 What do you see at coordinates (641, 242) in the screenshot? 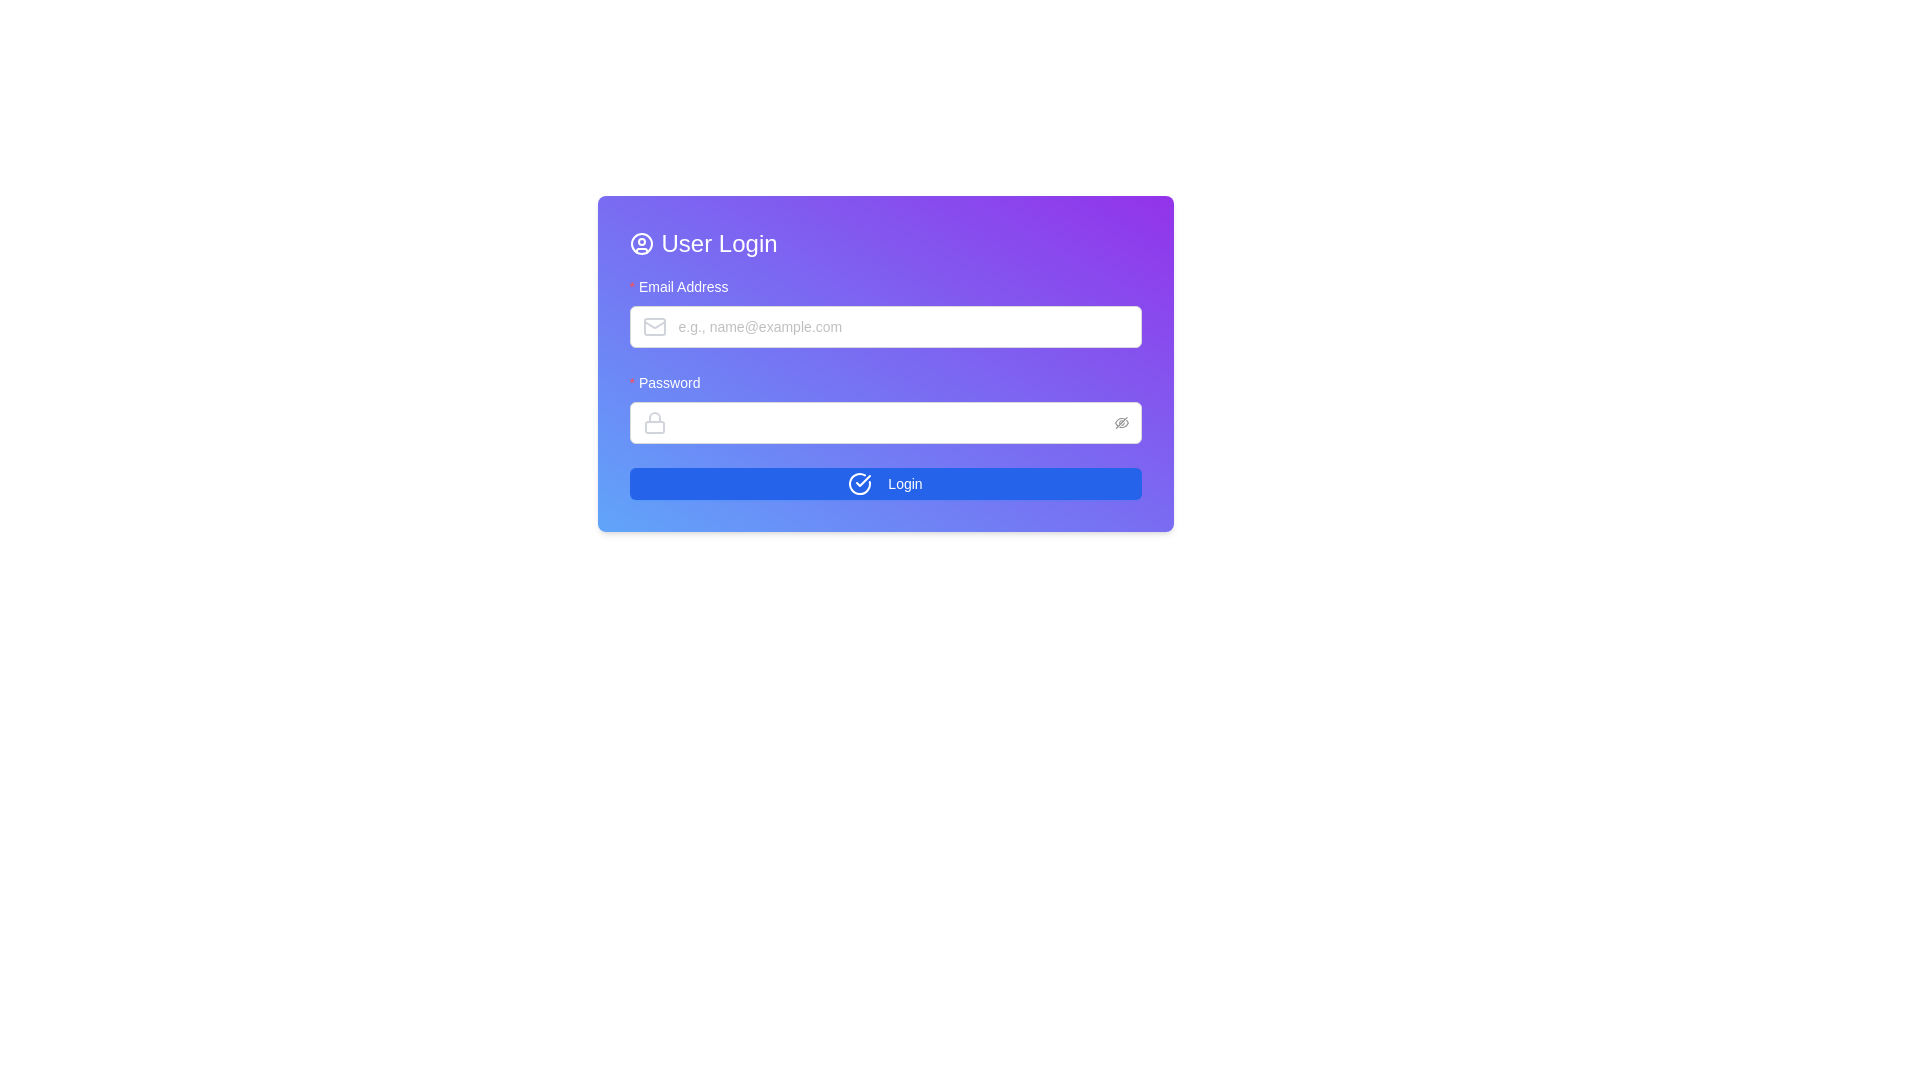
I see `the user profile icon` at bounding box center [641, 242].